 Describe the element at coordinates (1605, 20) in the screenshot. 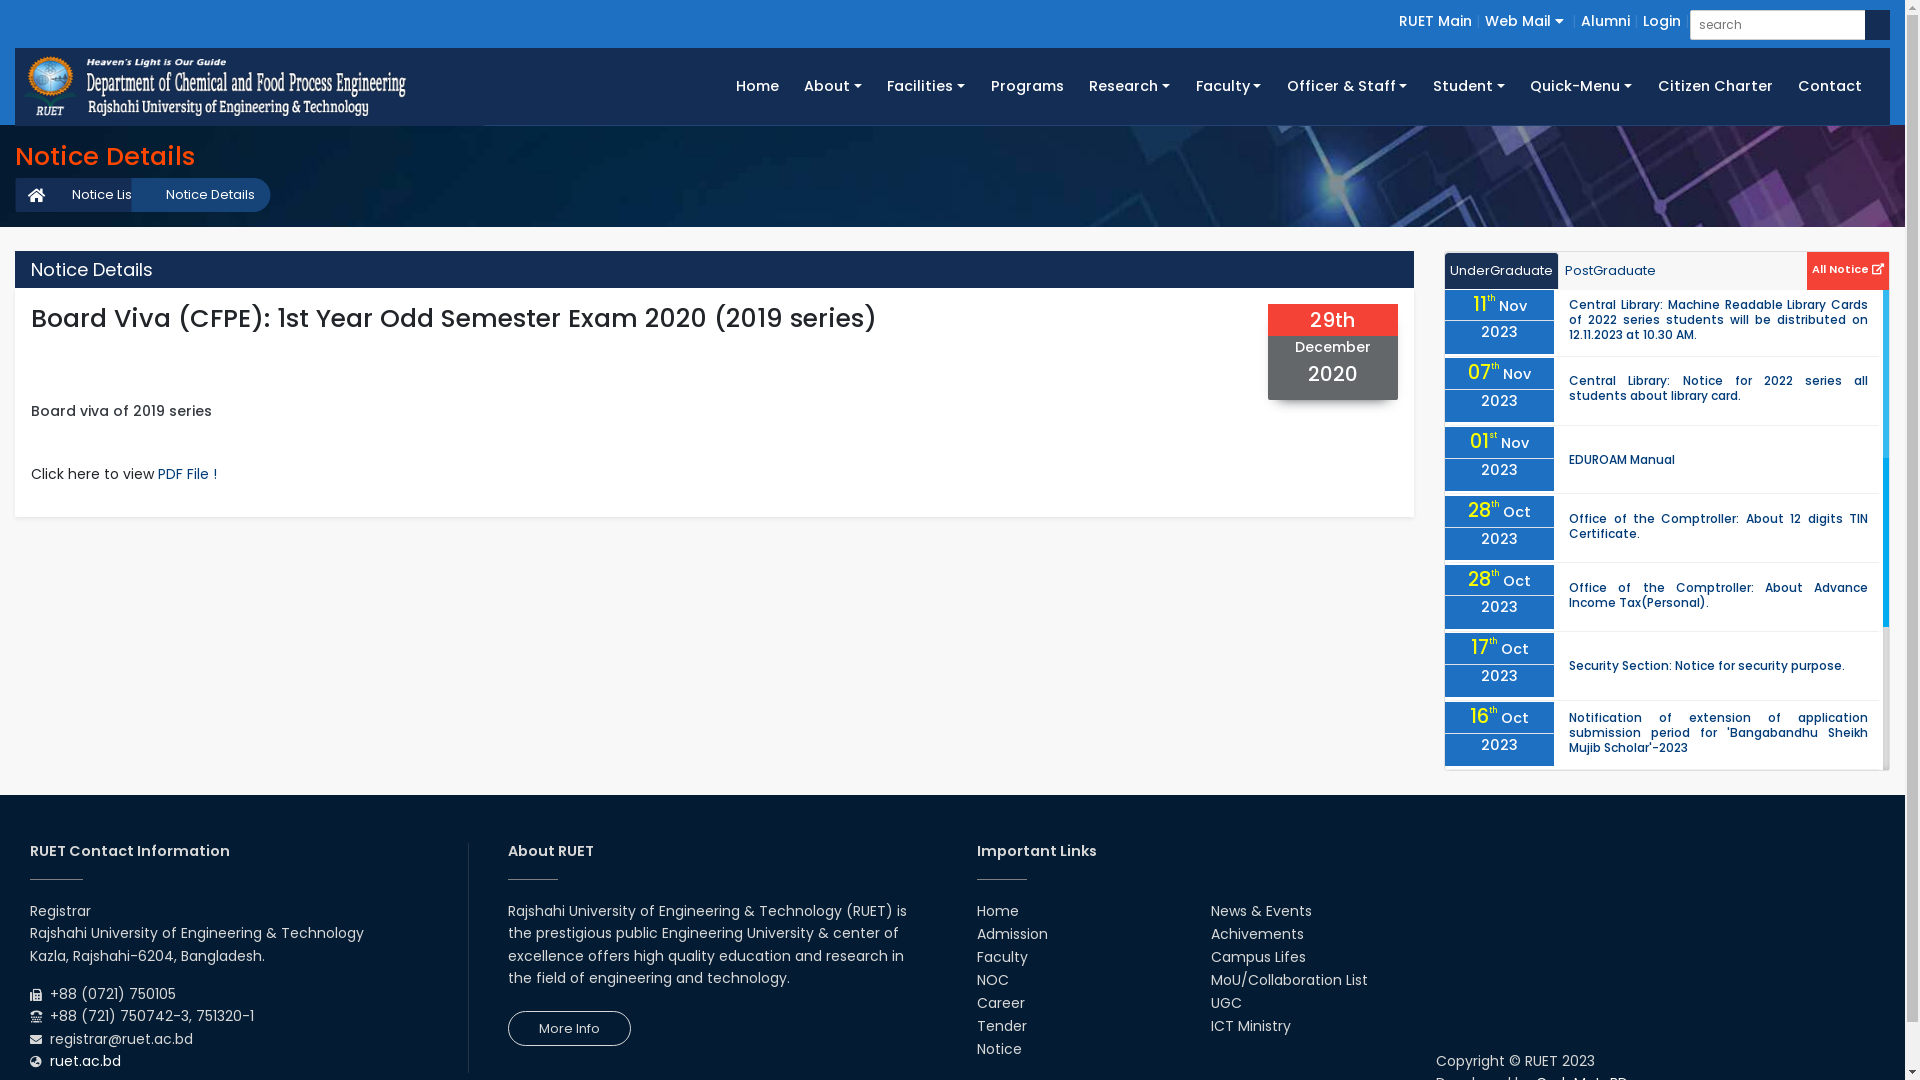

I see `'Alumni'` at that location.